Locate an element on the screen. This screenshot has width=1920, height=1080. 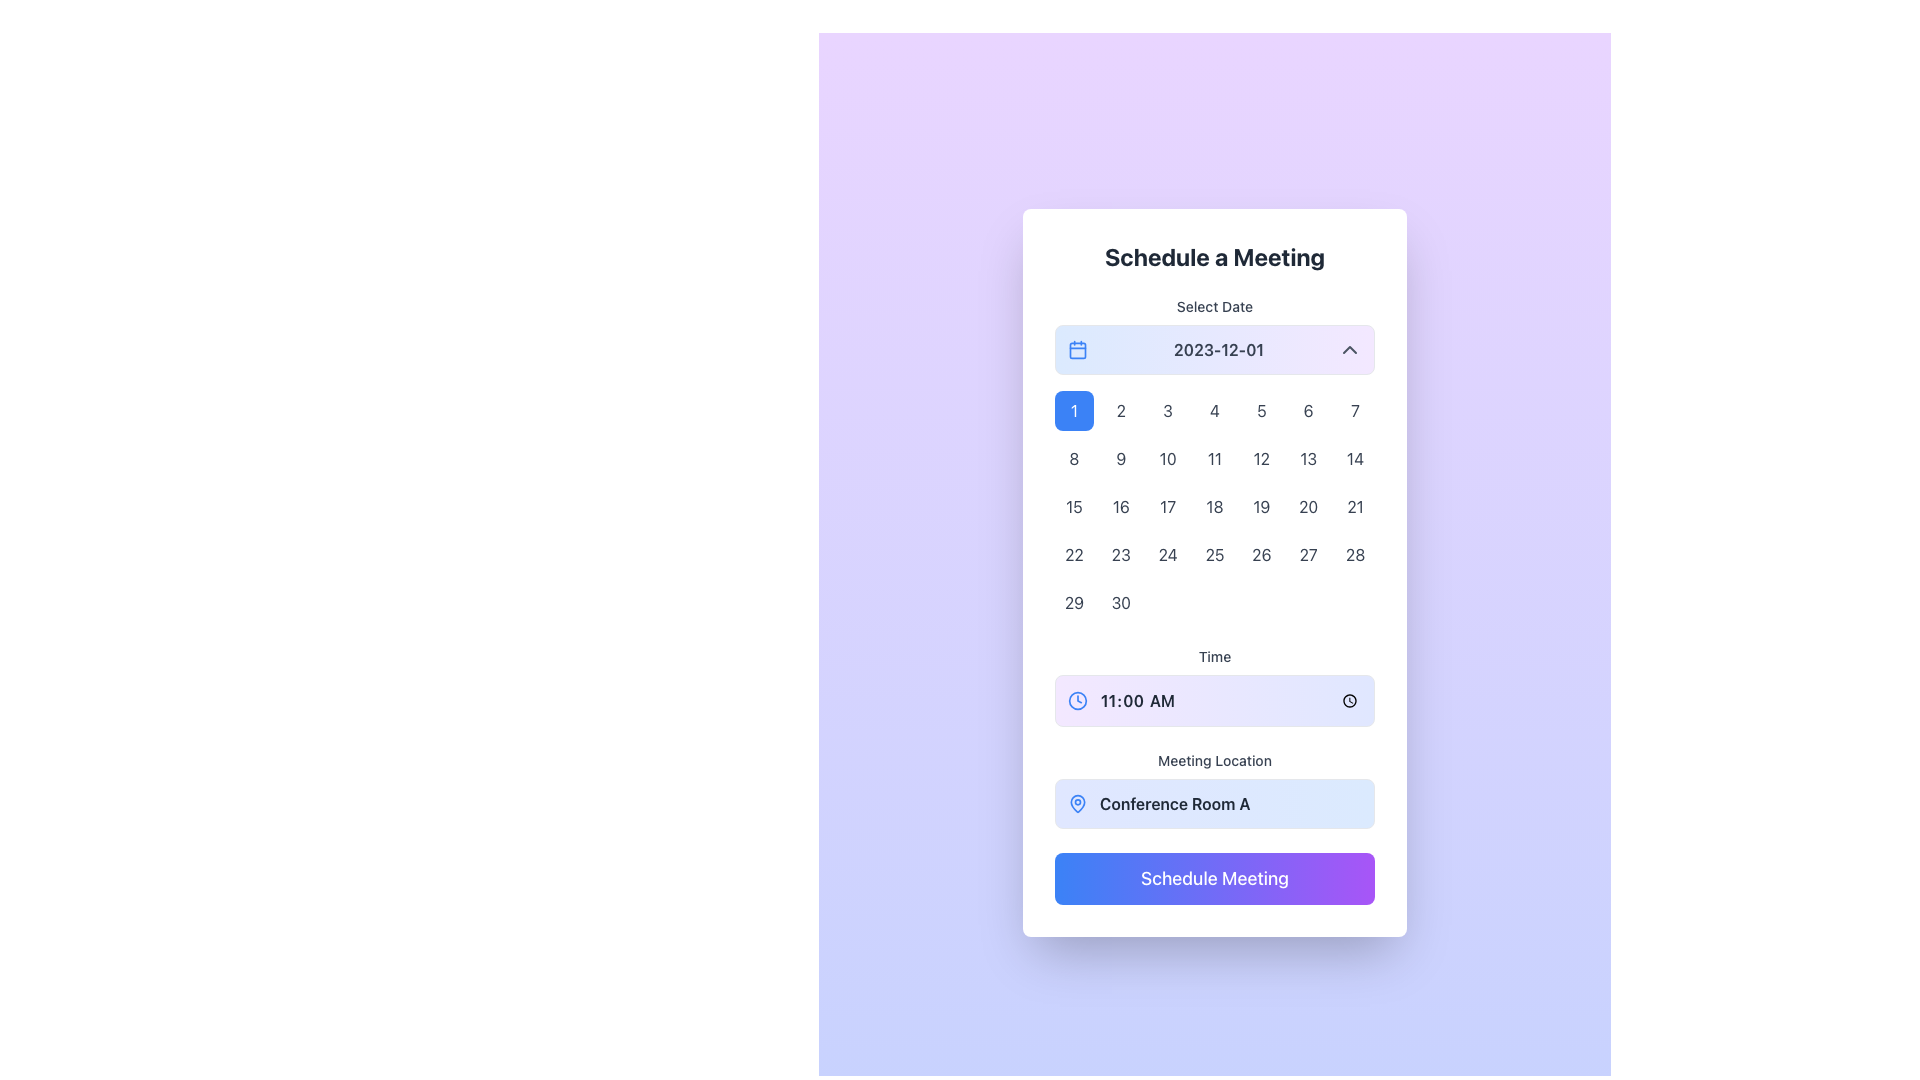
the date selection button for the date '22' in the calendar interface is located at coordinates (1073, 555).